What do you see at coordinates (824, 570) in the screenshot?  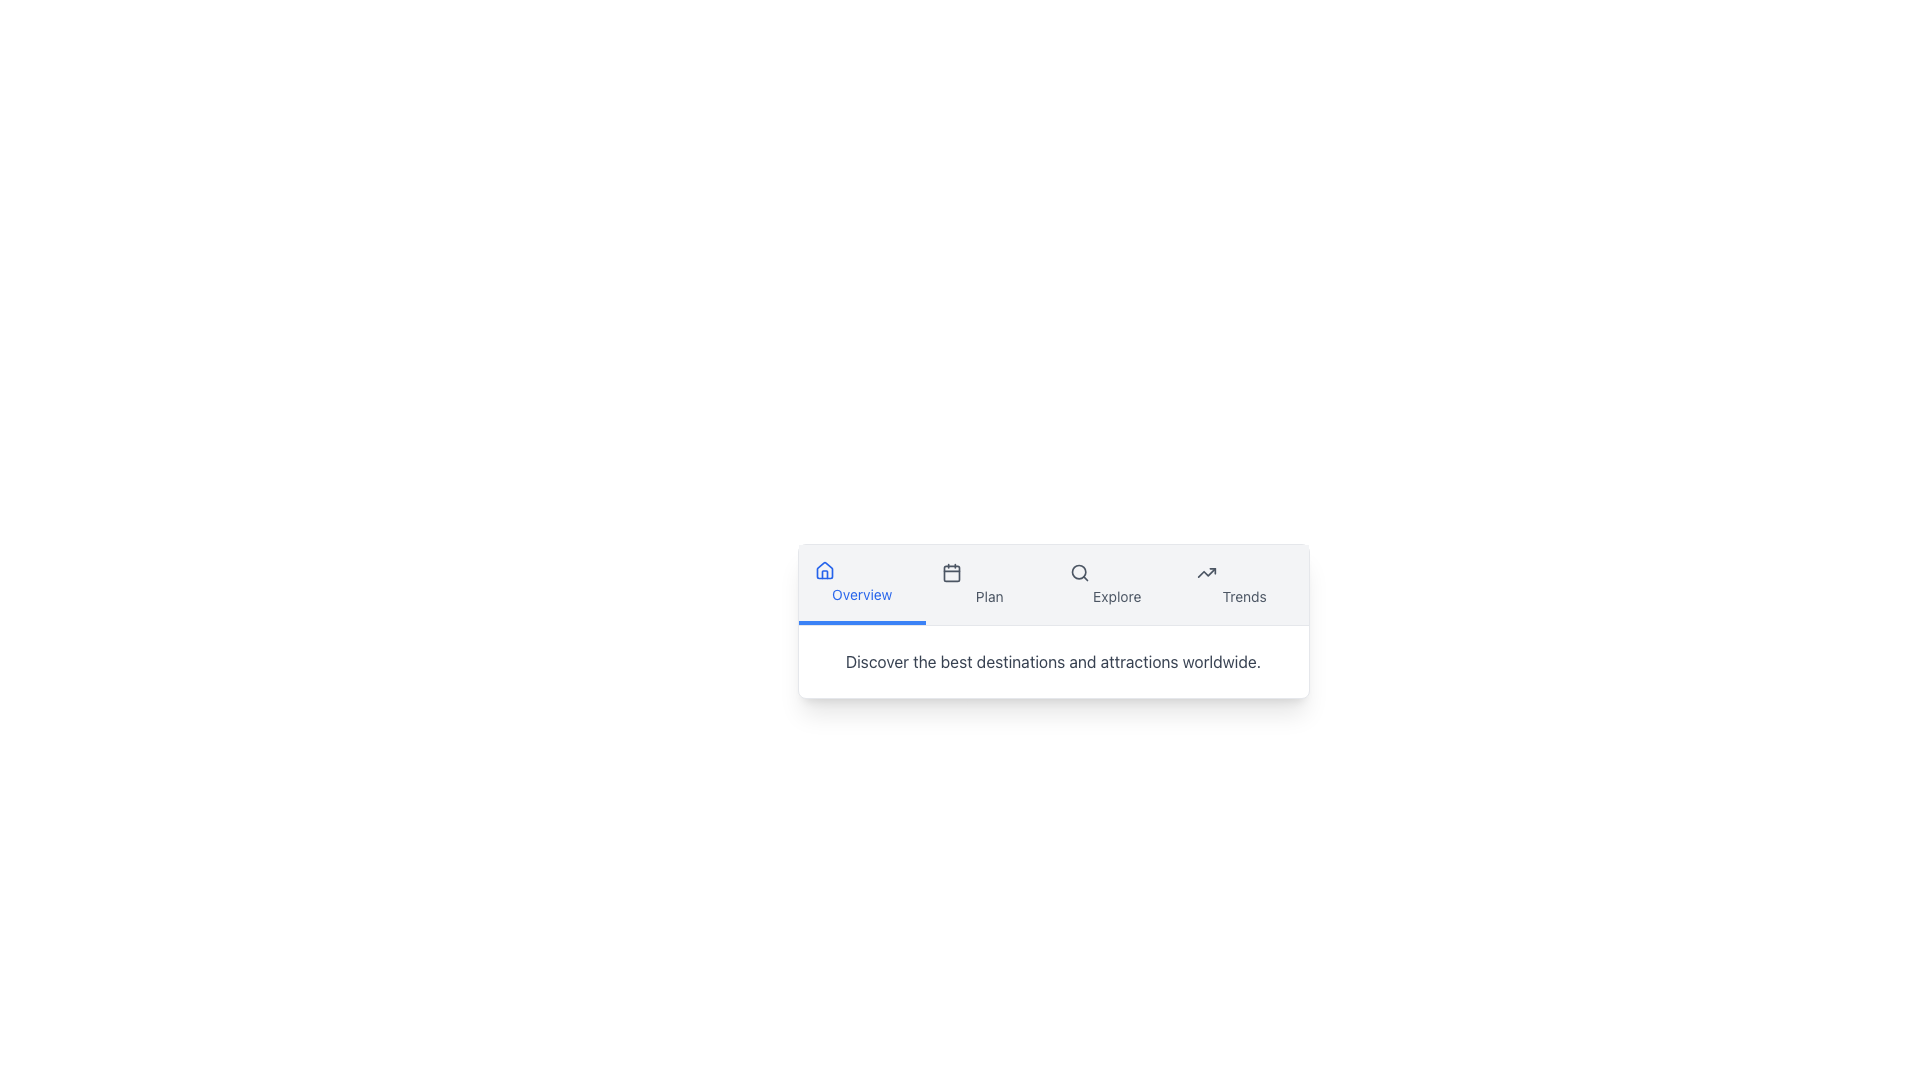 I see `the house icon representing the 'Overview' tab, located at the top-left corner of the navigation section above the 'Overview' text label` at bounding box center [824, 570].